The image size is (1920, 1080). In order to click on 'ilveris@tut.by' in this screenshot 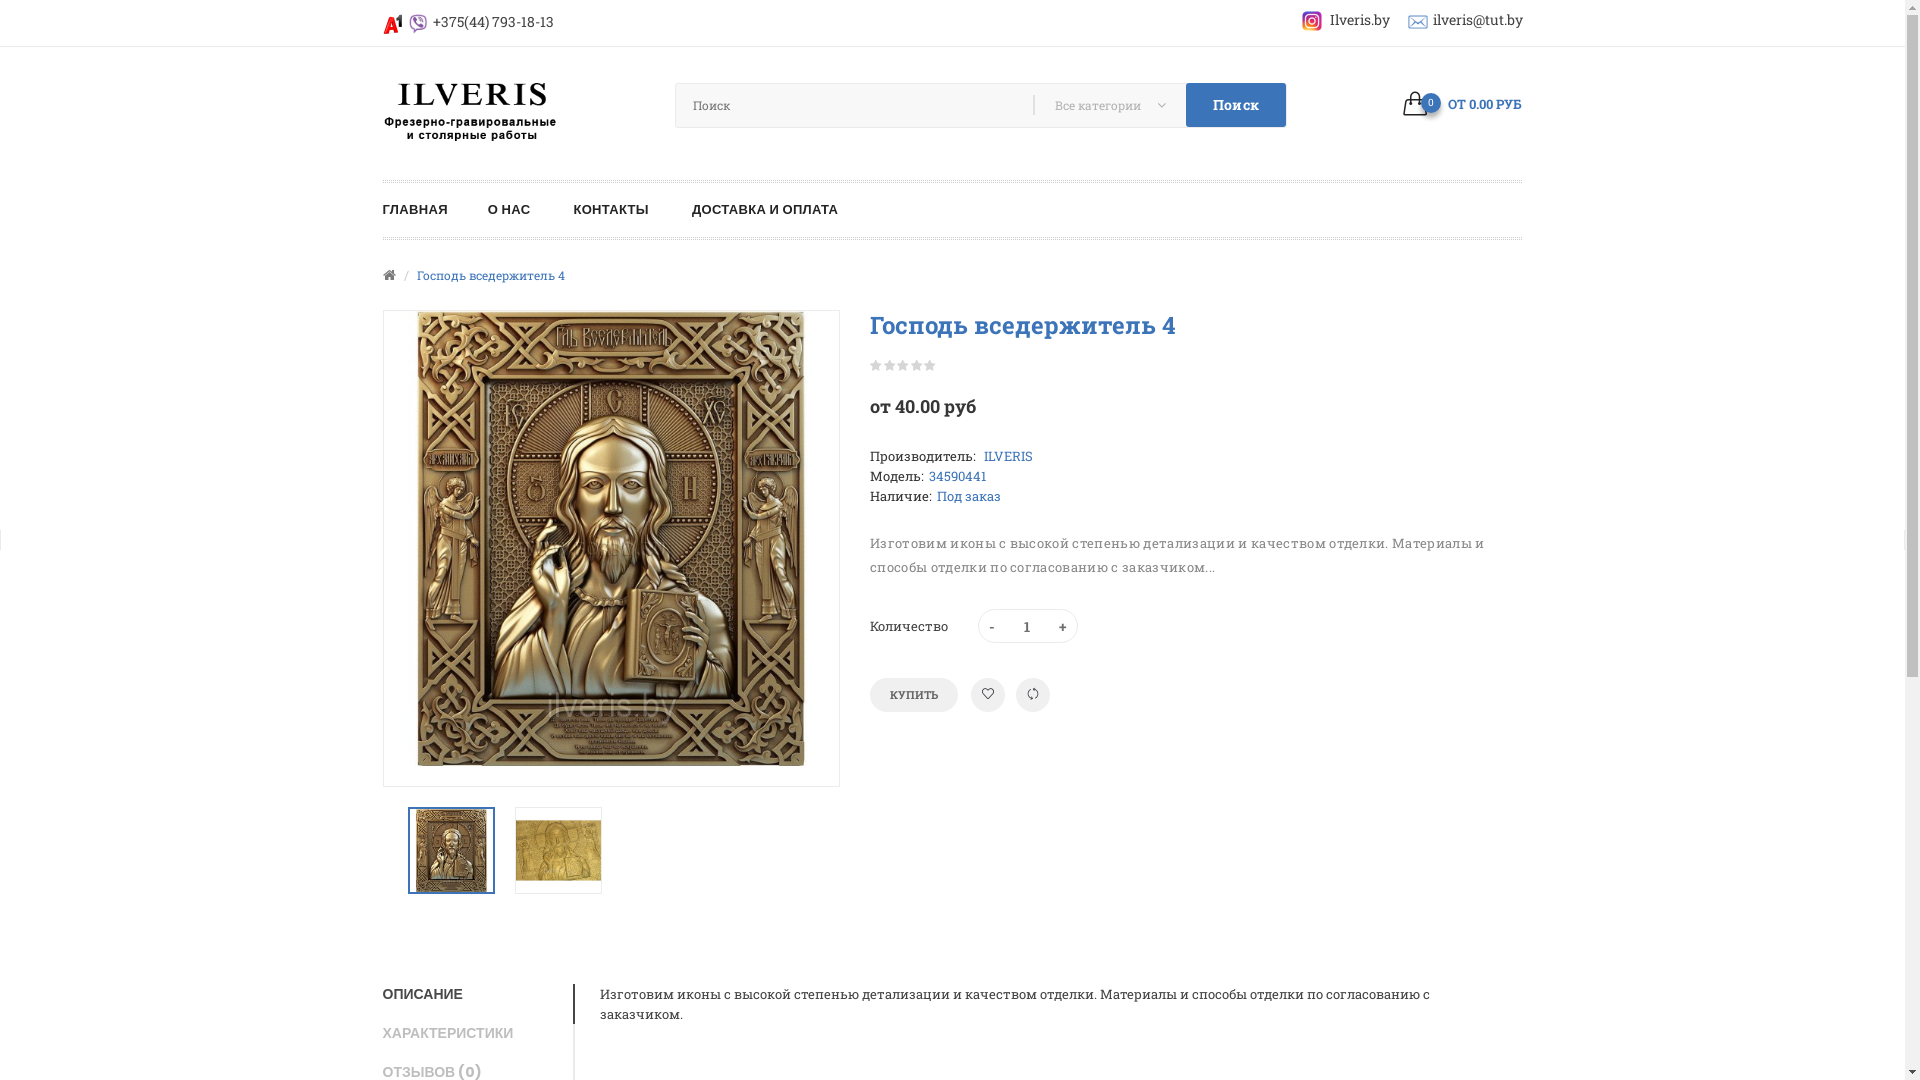, I will do `click(1477, 19)`.